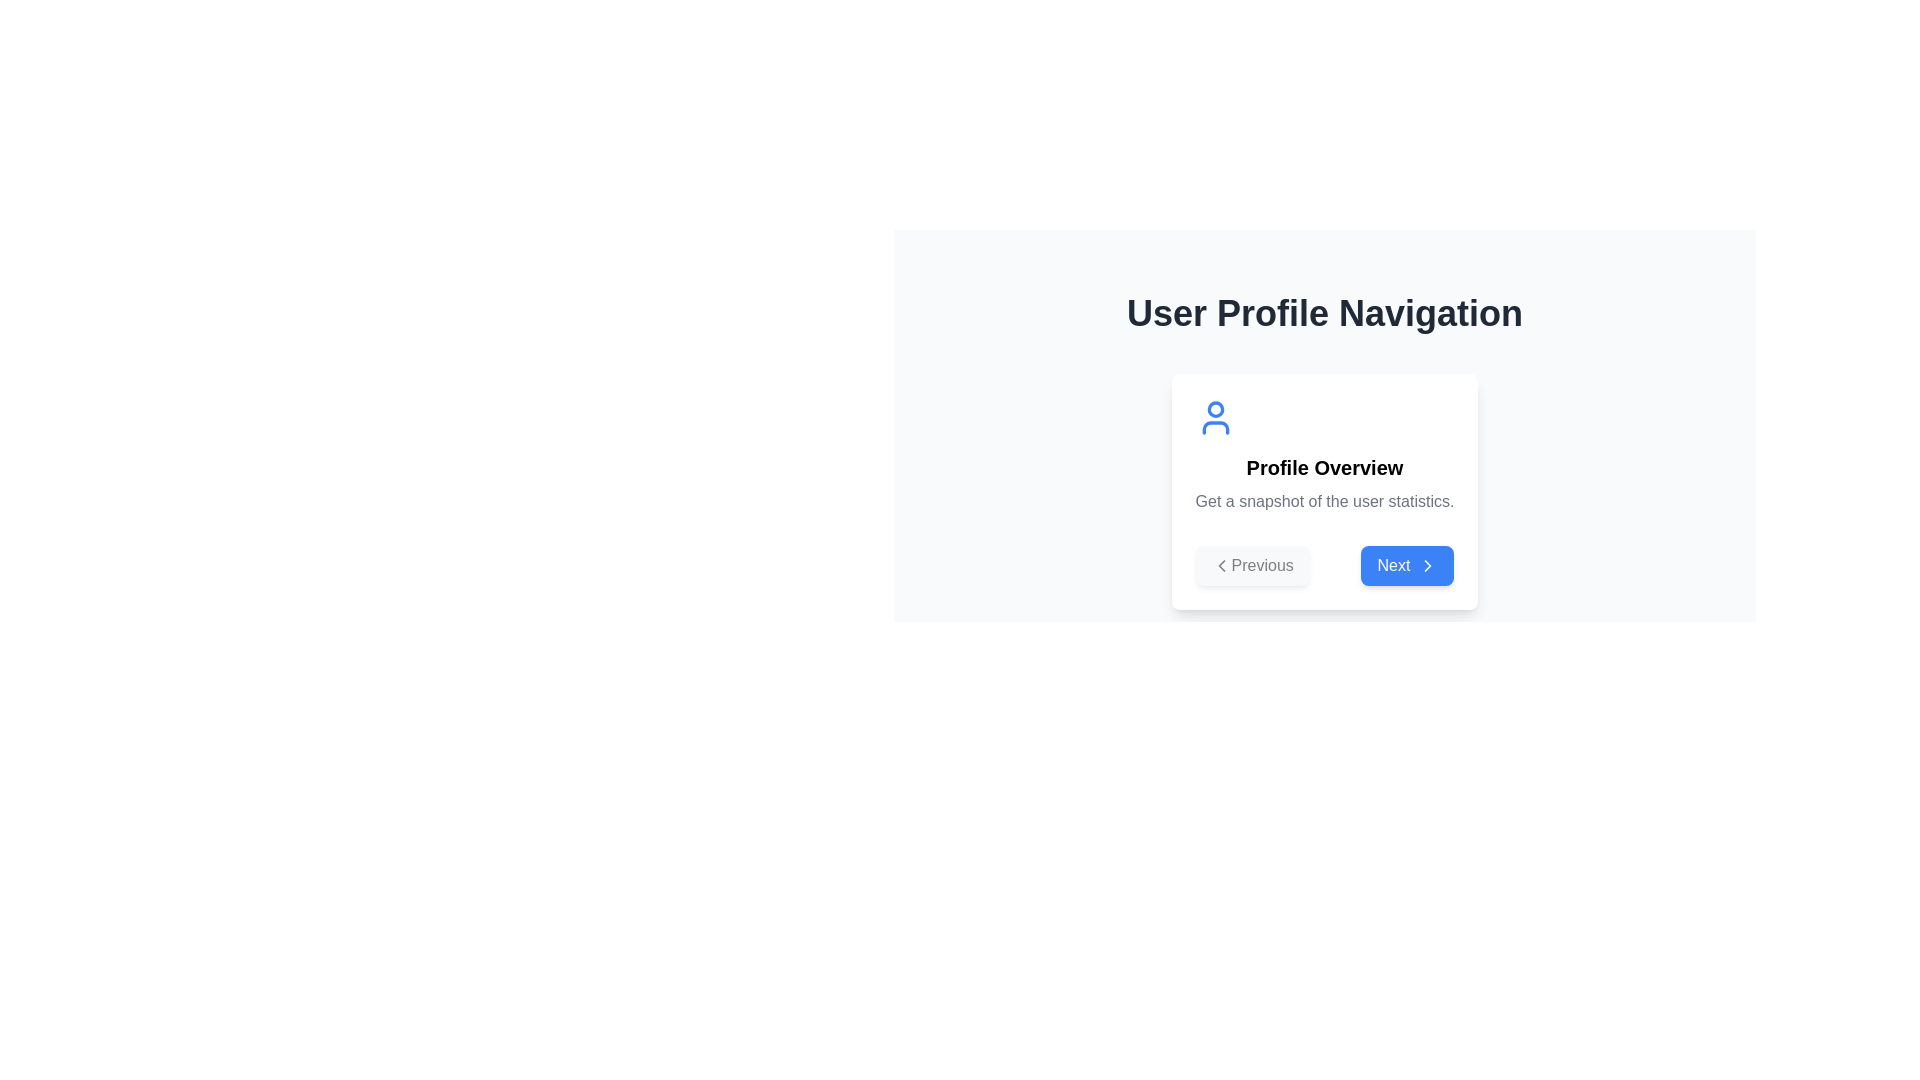 This screenshot has height=1080, width=1920. What do you see at coordinates (1427, 566) in the screenshot?
I see `the chevron-shaped icon that is part of the 'Next' button in the 'Profile Overview' section of the navigation pane` at bounding box center [1427, 566].